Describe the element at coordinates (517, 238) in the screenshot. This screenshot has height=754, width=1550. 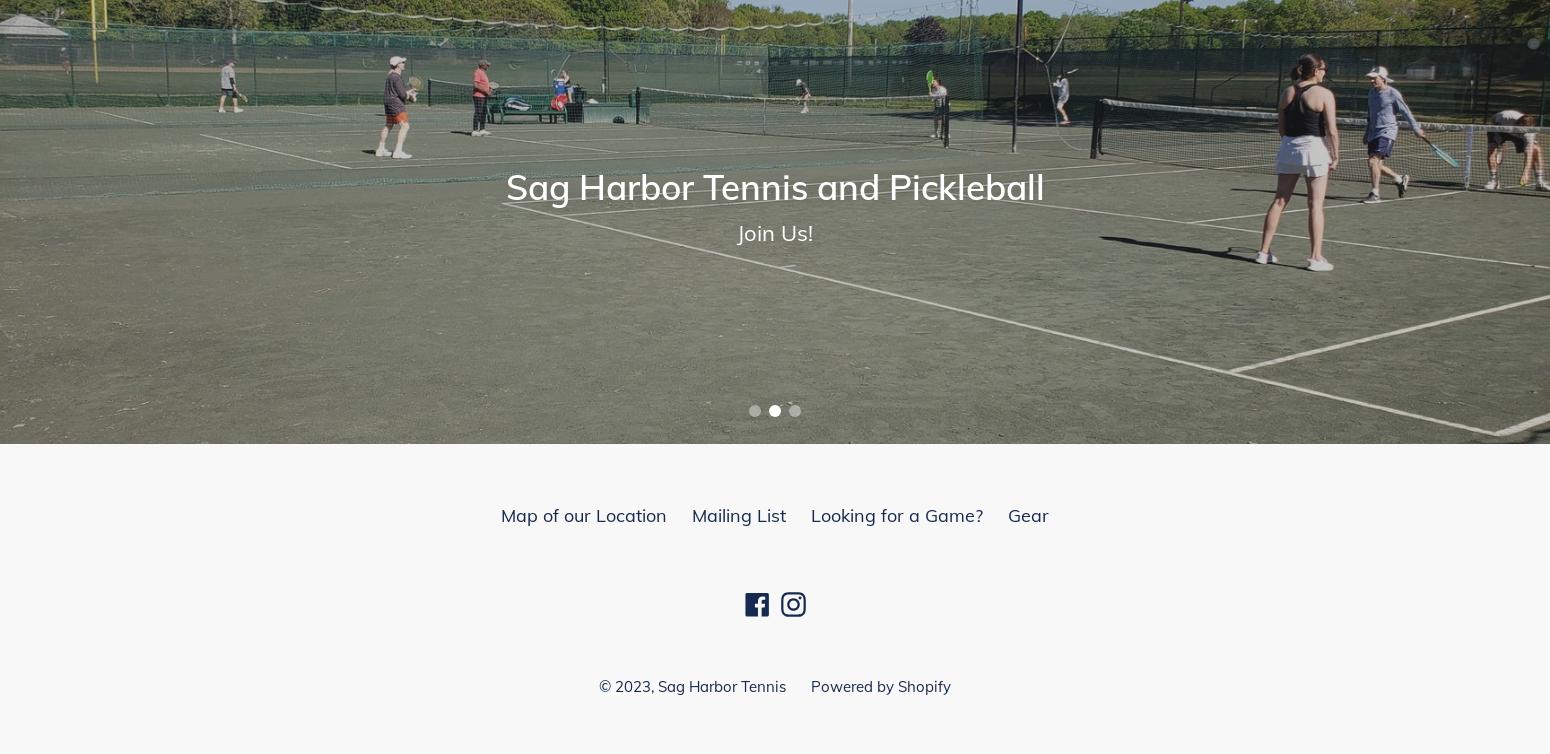
I see `'8 Clay Courts  - 2 Hard Courts - 8 Pickleball Courts'` at that location.